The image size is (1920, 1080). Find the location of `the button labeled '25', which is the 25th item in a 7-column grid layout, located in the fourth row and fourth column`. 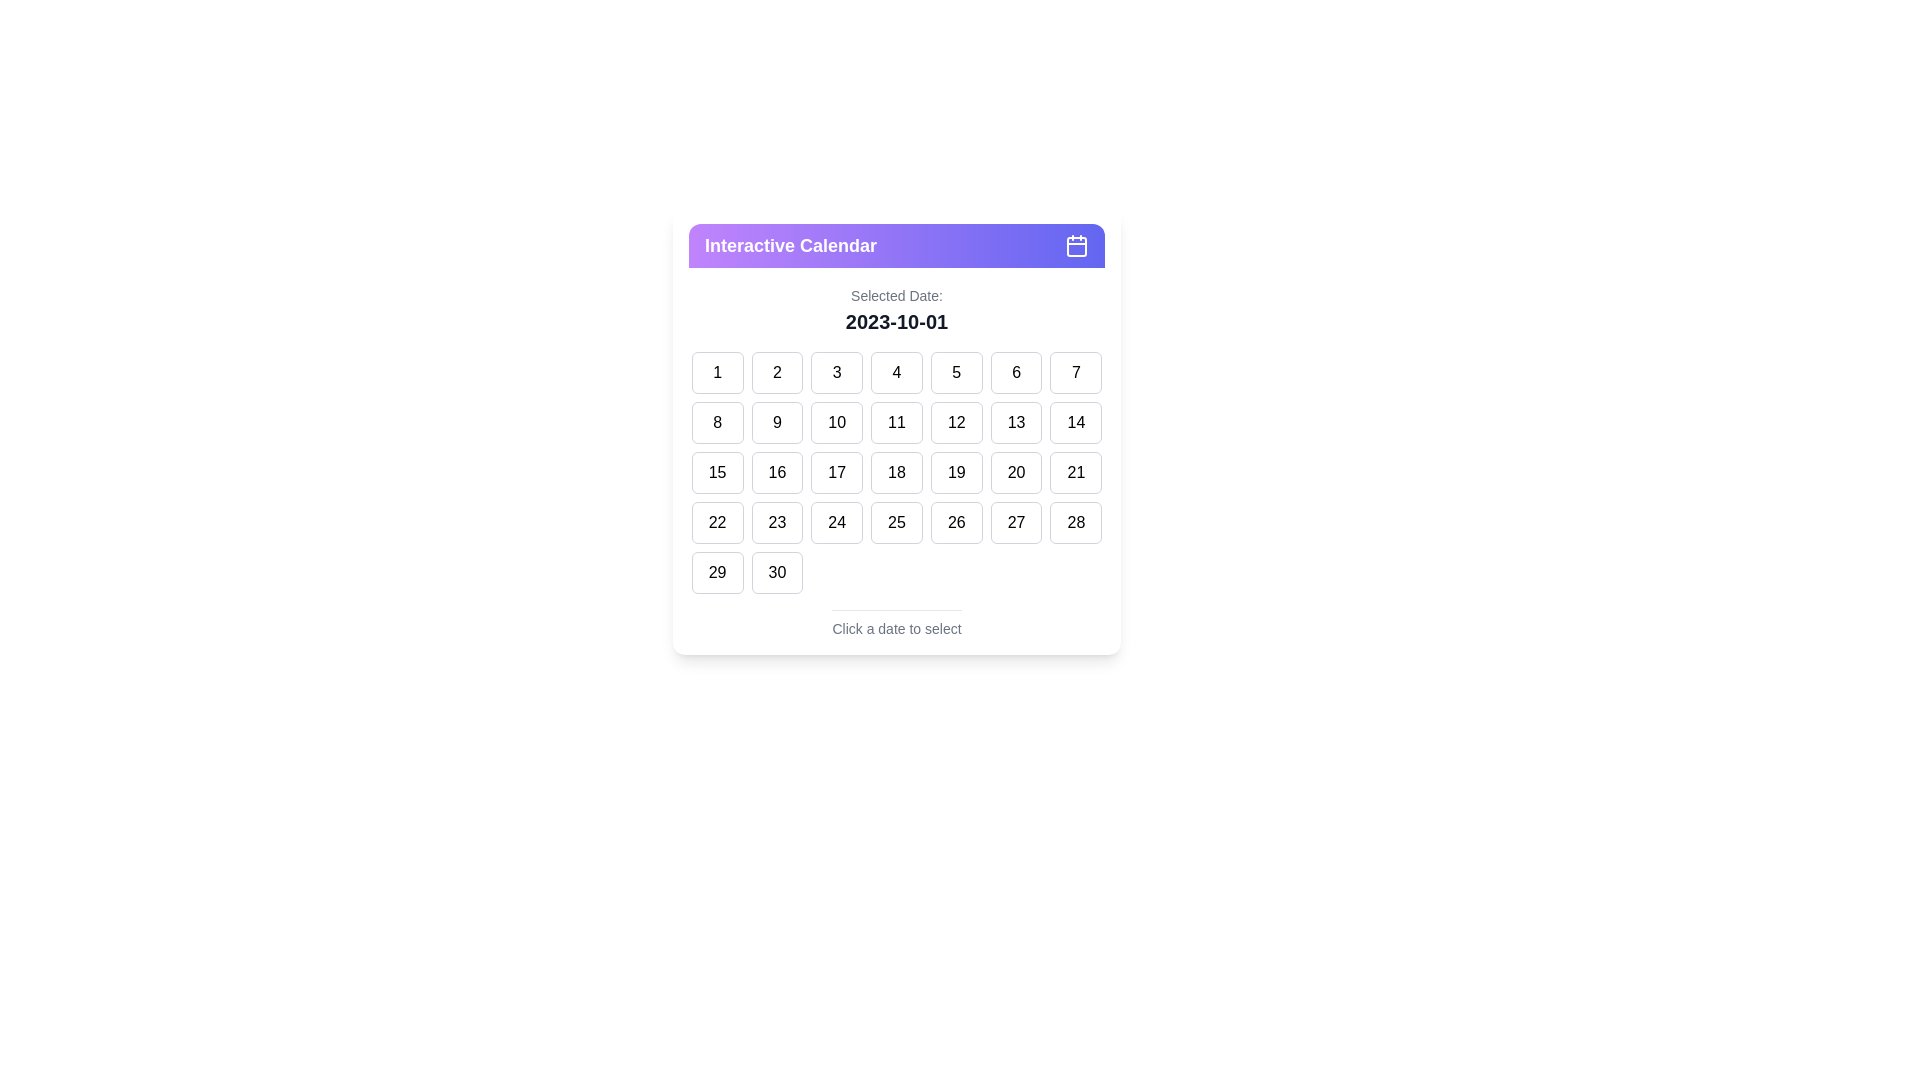

the button labeled '25', which is the 25th item in a 7-column grid layout, located in the fourth row and fourth column is located at coordinates (896, 522).